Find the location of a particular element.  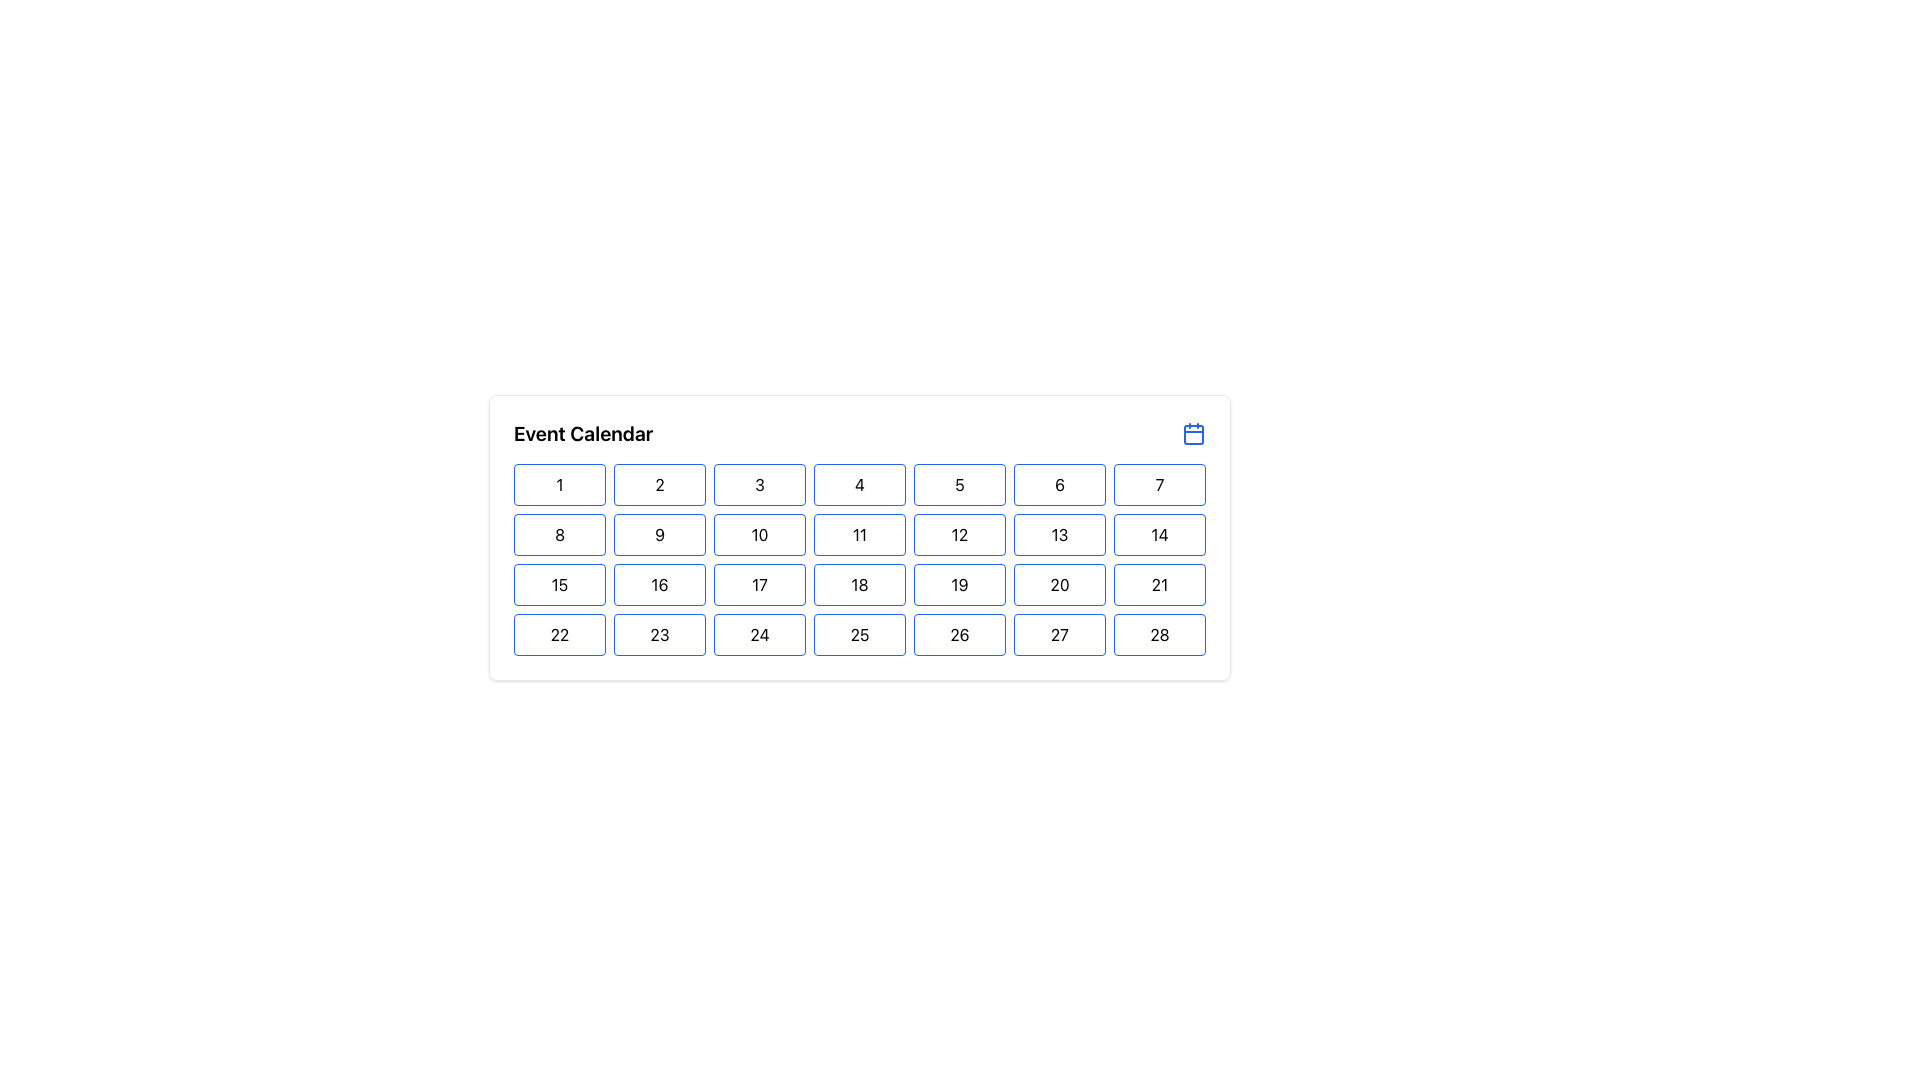

the rectangular button with rounded corners that has a blue border and contains the text '2' is located at coordinates (660, 485).